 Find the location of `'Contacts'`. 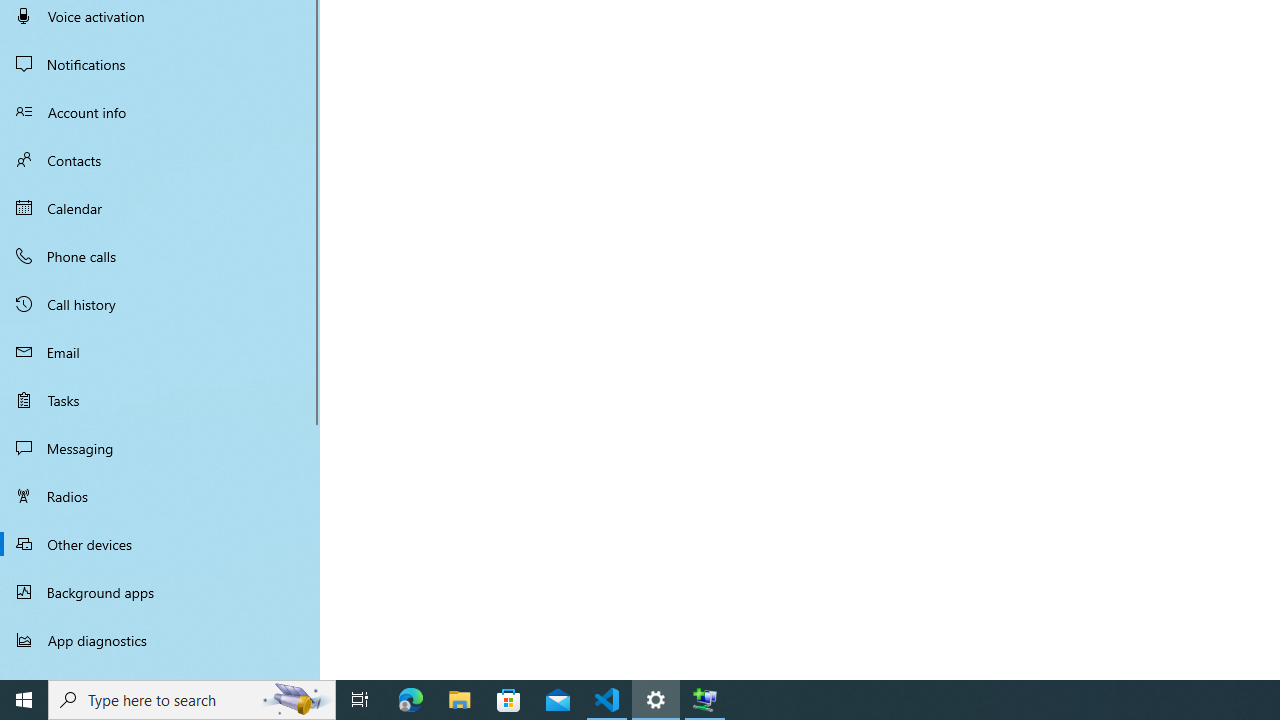

'Contacts' is located at coordinates (160, 159).